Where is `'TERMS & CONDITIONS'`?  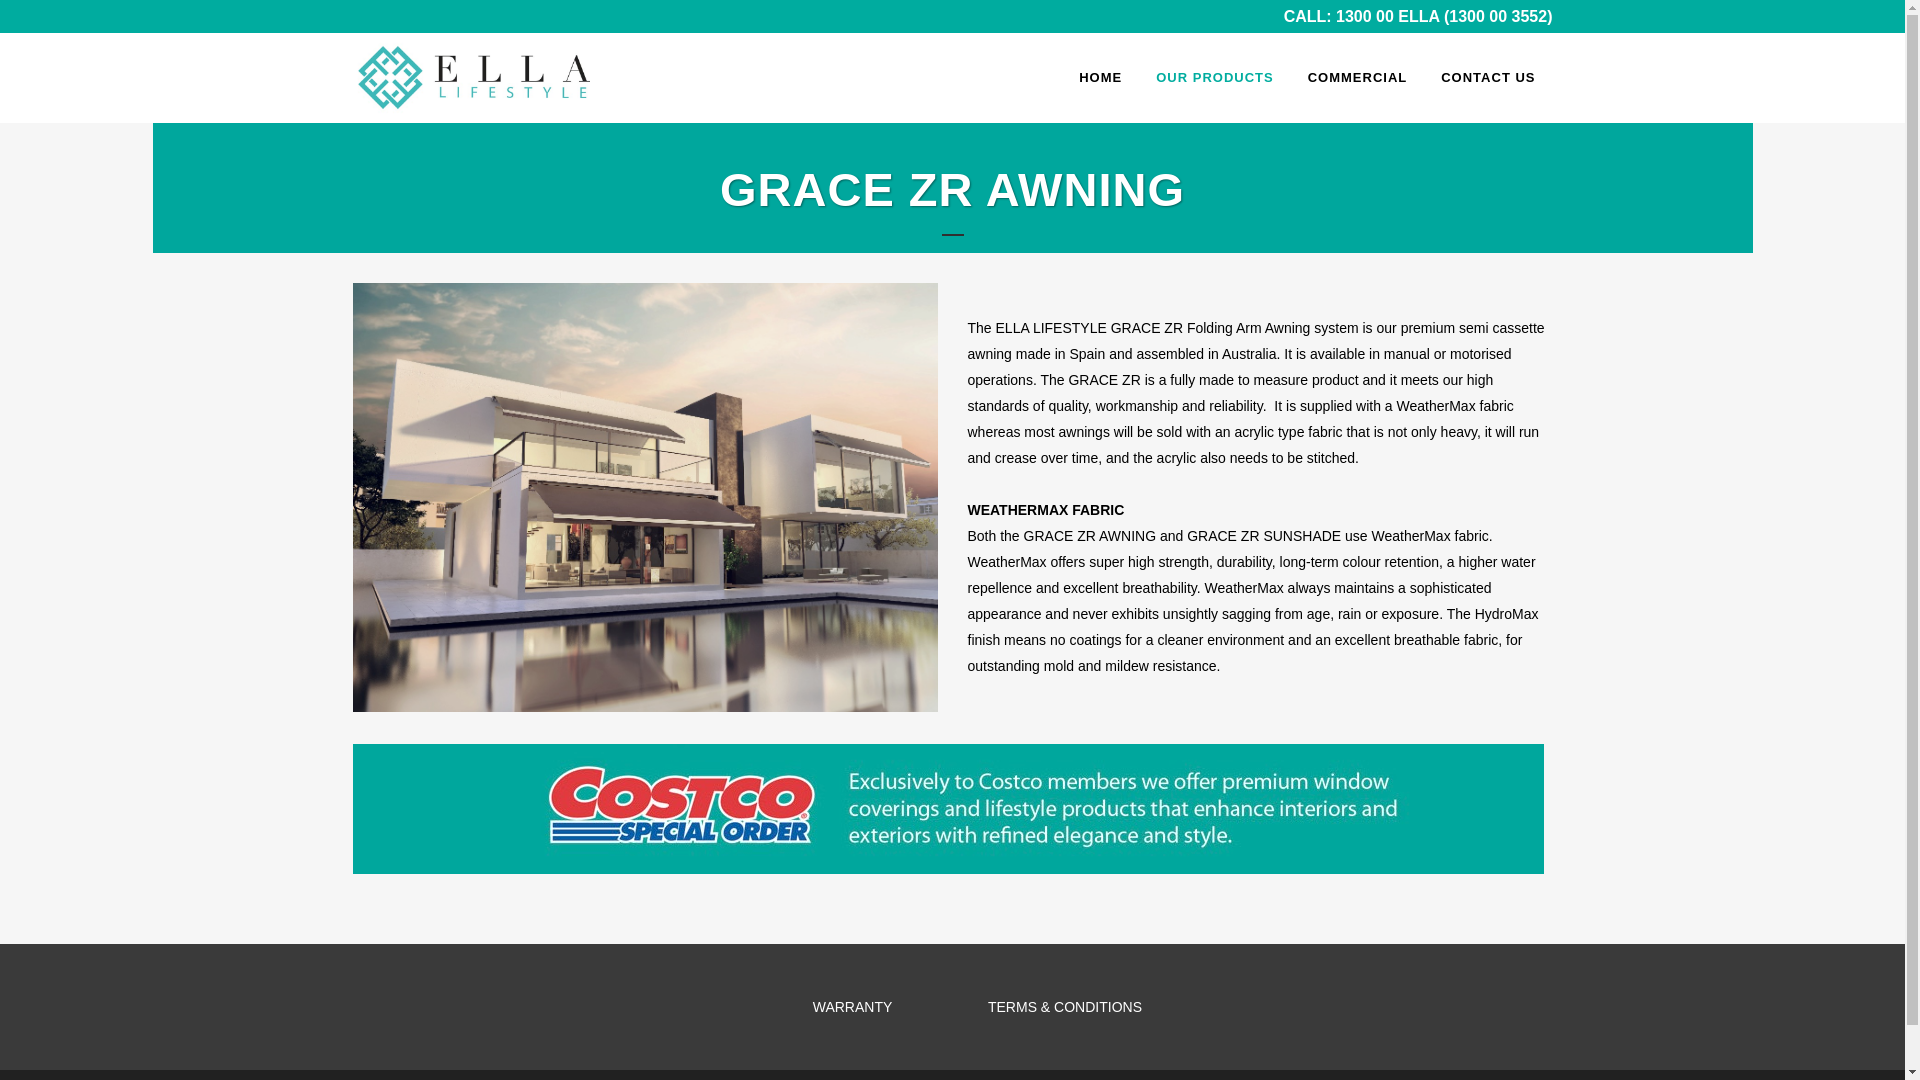
'TERMS & CONDITIONS' is located at coordinates (1064, 1006).